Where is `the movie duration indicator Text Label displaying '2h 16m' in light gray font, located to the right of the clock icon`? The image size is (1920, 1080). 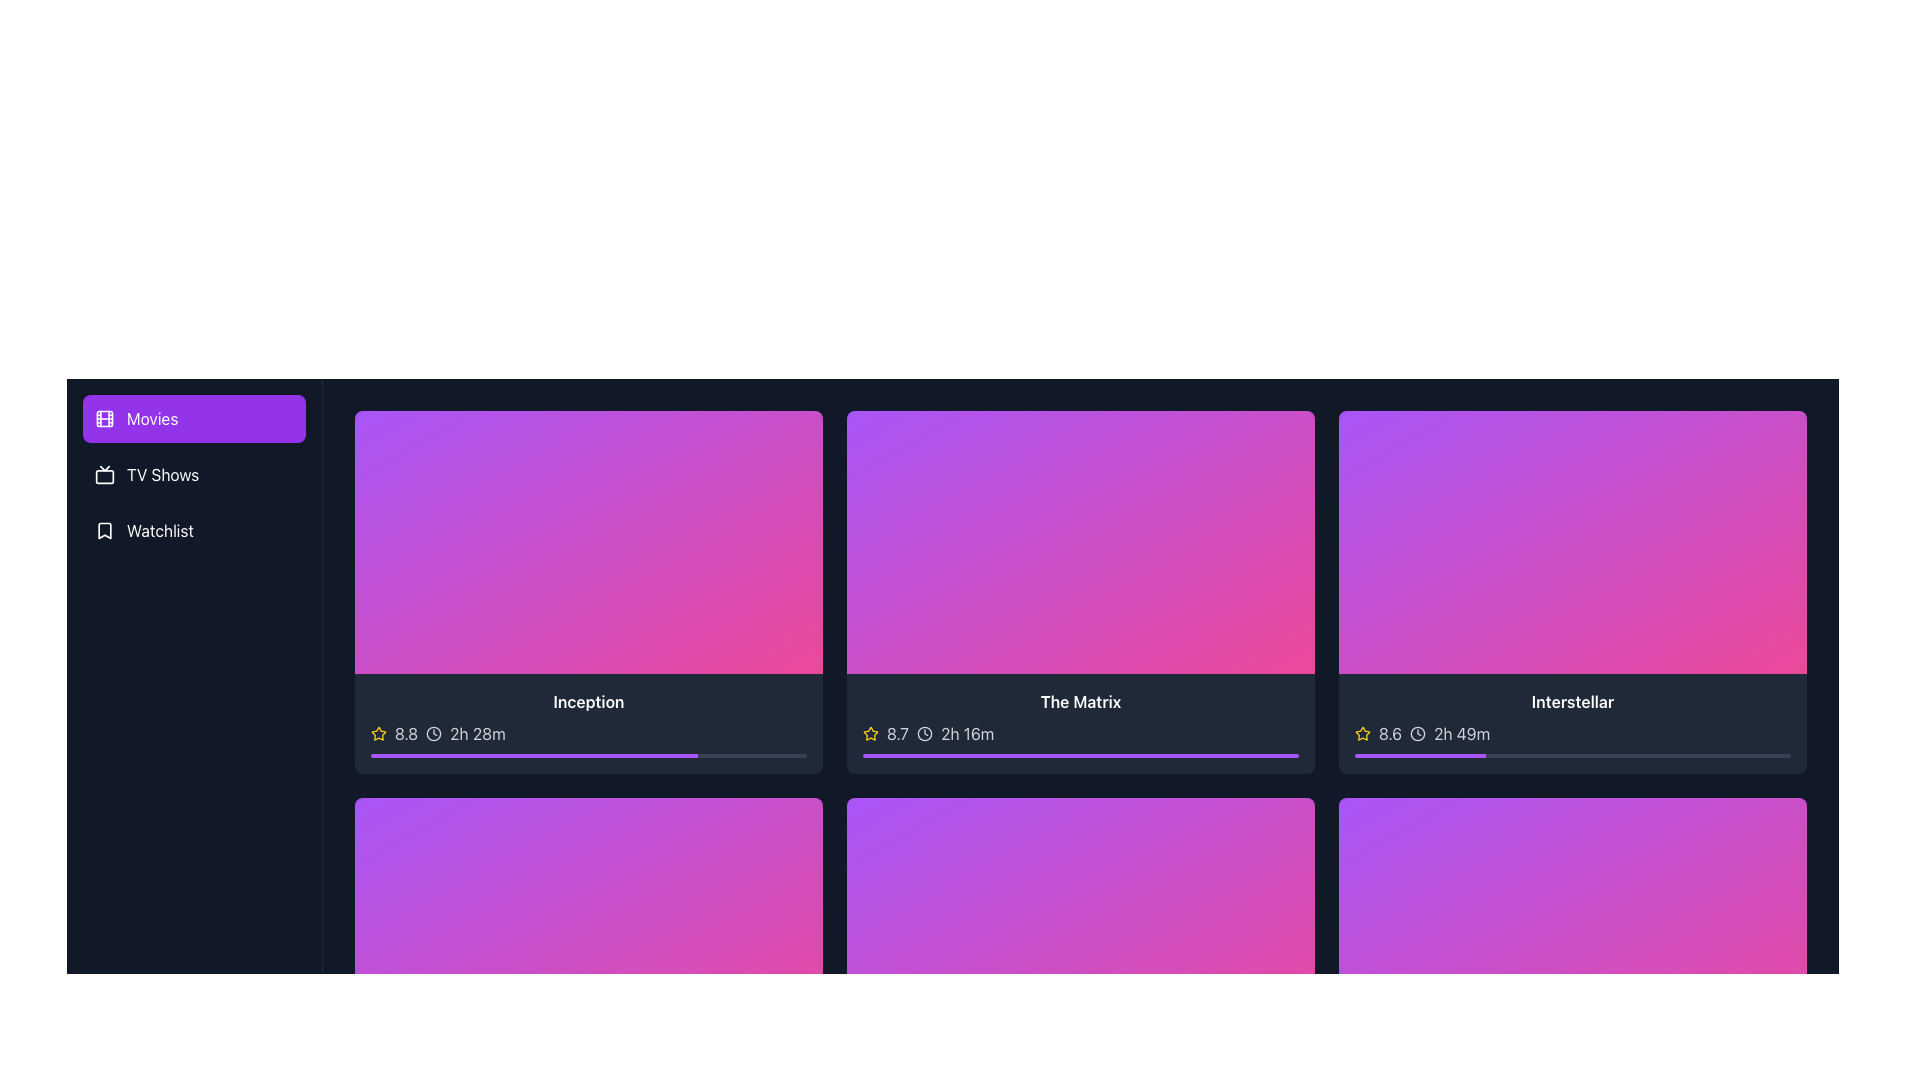
the movie duration indicator Text Label displaying '2h 16m' in light gray font, located to the right of the clock icon is located at coordinates (967, 734).